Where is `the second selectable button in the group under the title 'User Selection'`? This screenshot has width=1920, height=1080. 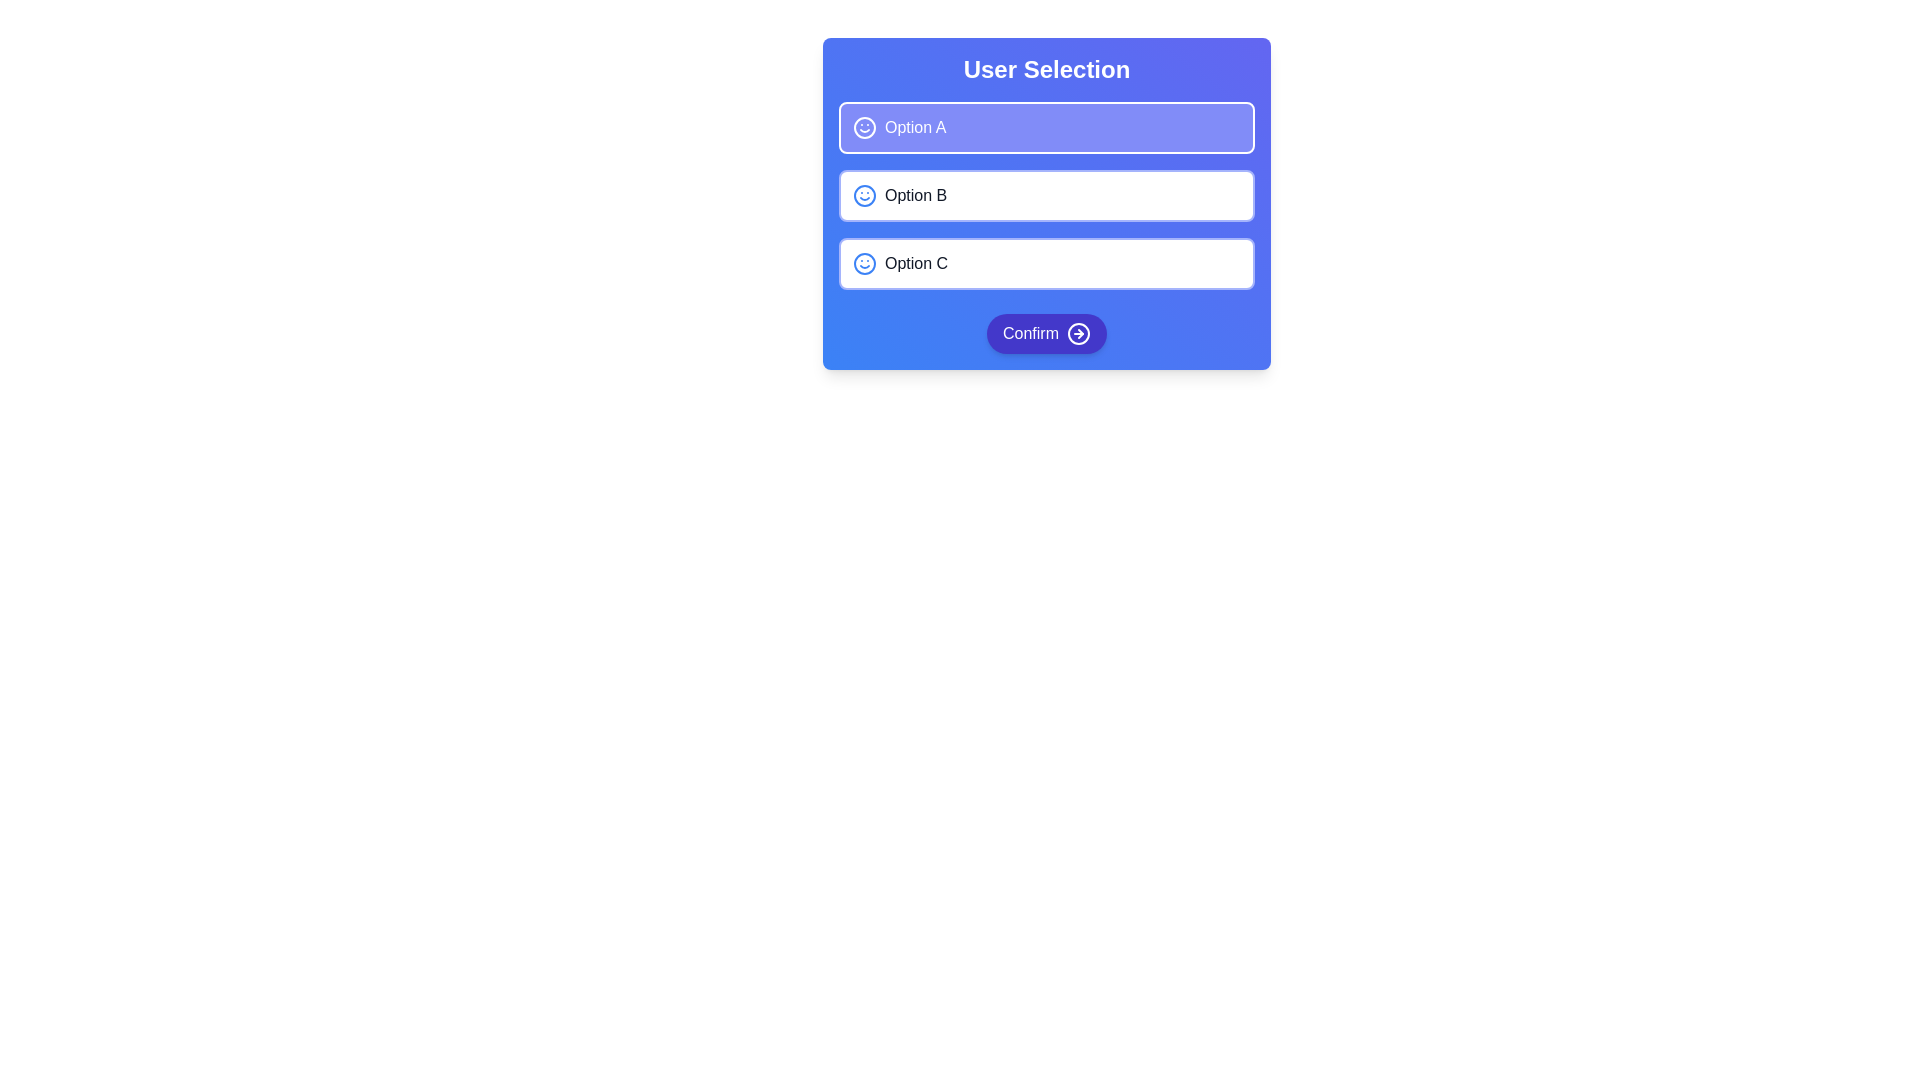
the second selectable button in the group under the title 'User Selection' is located at coordinates (1045, 196).